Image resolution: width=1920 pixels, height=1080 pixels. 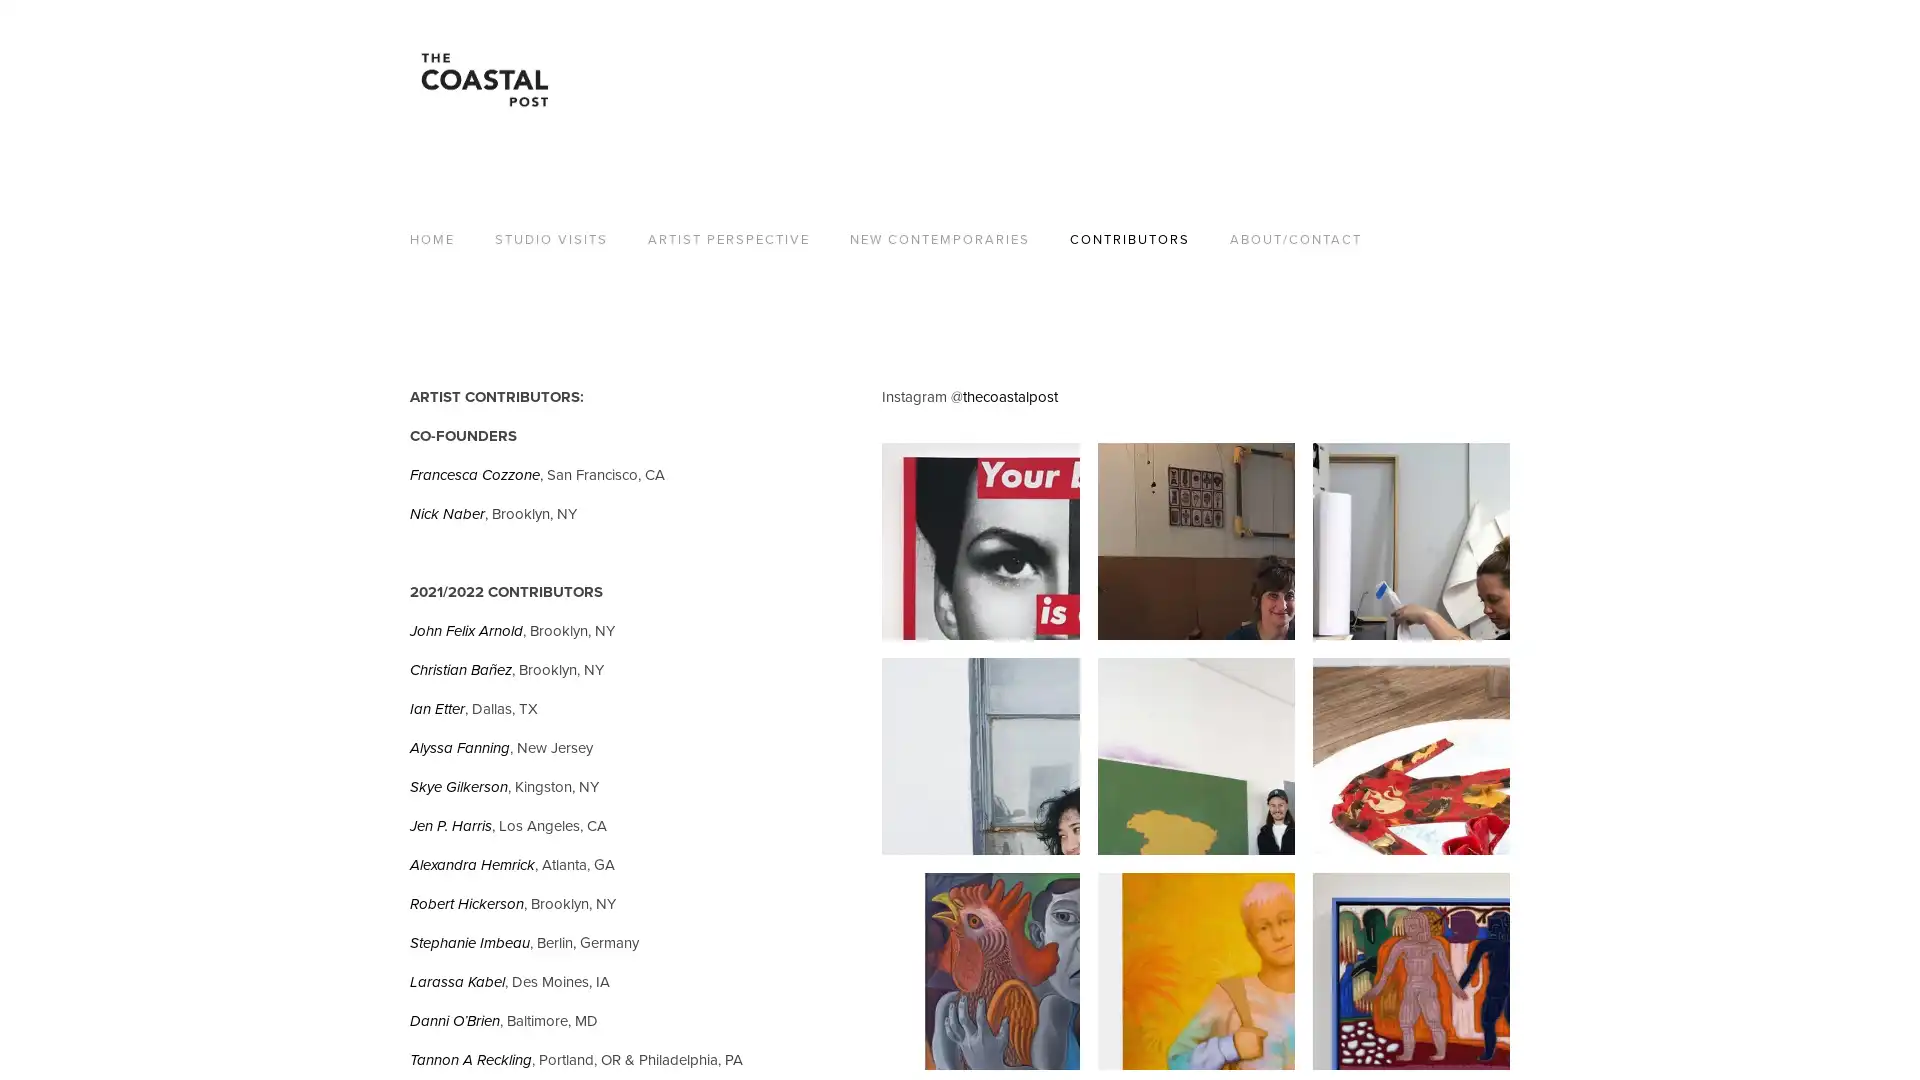 What do you see at coordinates (980, 756) in the screenshot?
I see `View fullsize &ldquo;The Mirror,&rdquo; a profile of Aineki Traverso by Alexandra Hemrick is now live on the site! @aaineki @originaltitle #ainekitraverso #painting #portraits #studiovisit #georgia #thecoastalpost` at bounding box center [980, 756].